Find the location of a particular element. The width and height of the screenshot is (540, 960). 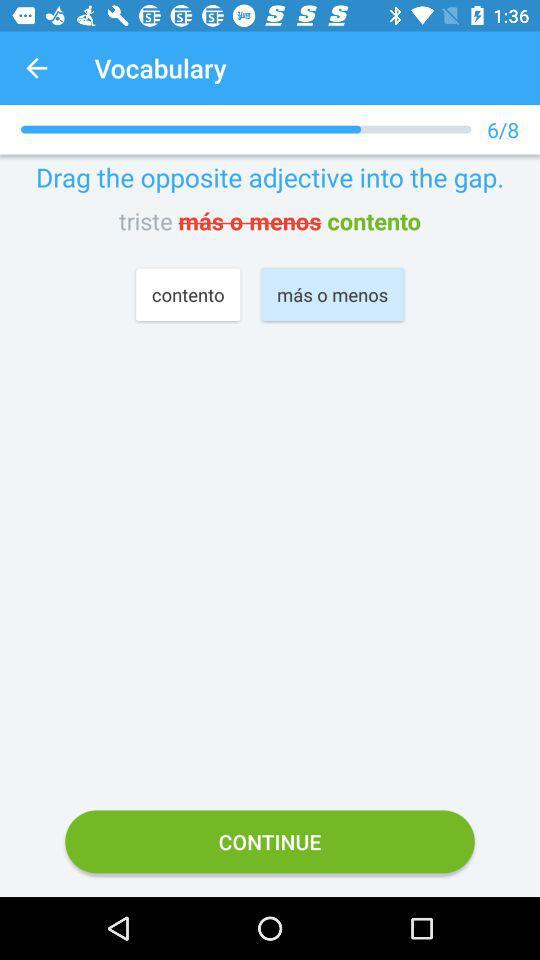

the icon to the left of vocabulary icon is located at coordinates (36, 68).